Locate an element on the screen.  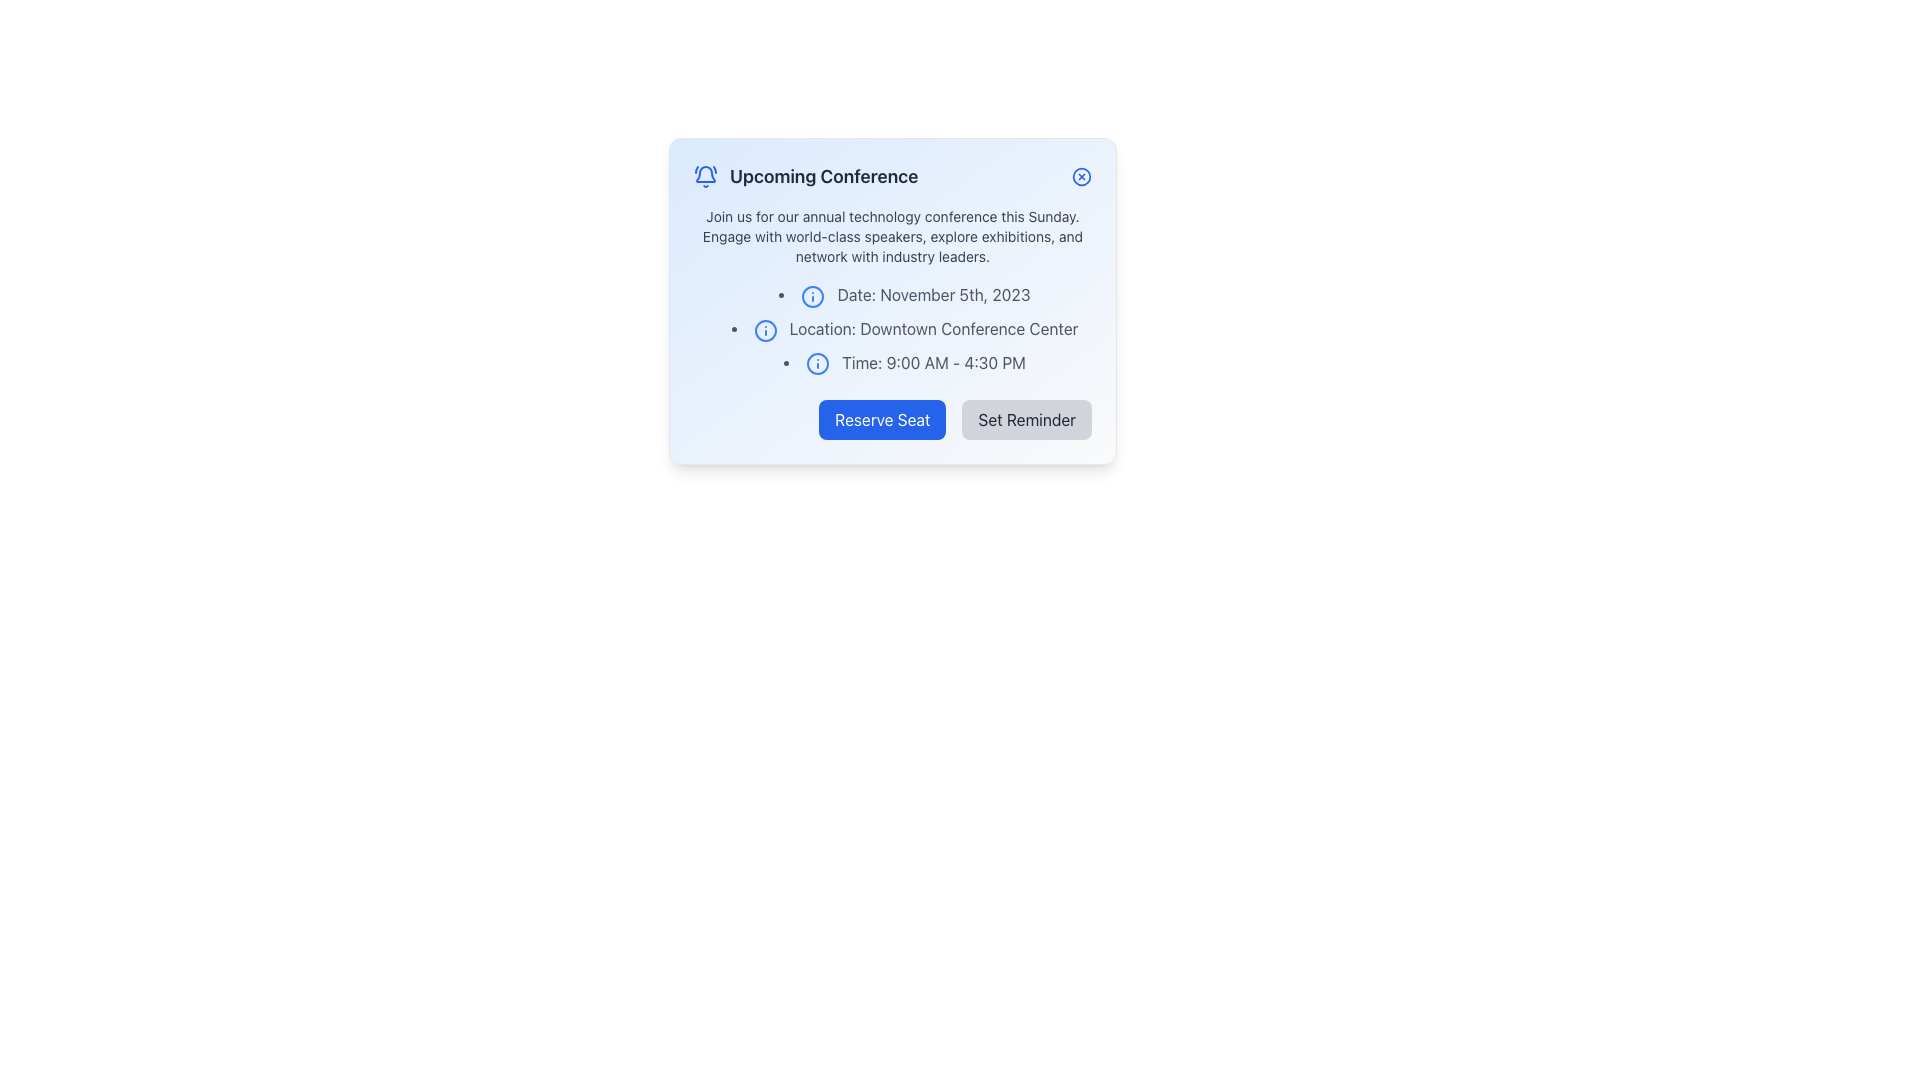
the distinctive icon indicating additional time information located before the text 'Time: 9:00 AM - 4:30 PM' is located at coordinates (818, 364).